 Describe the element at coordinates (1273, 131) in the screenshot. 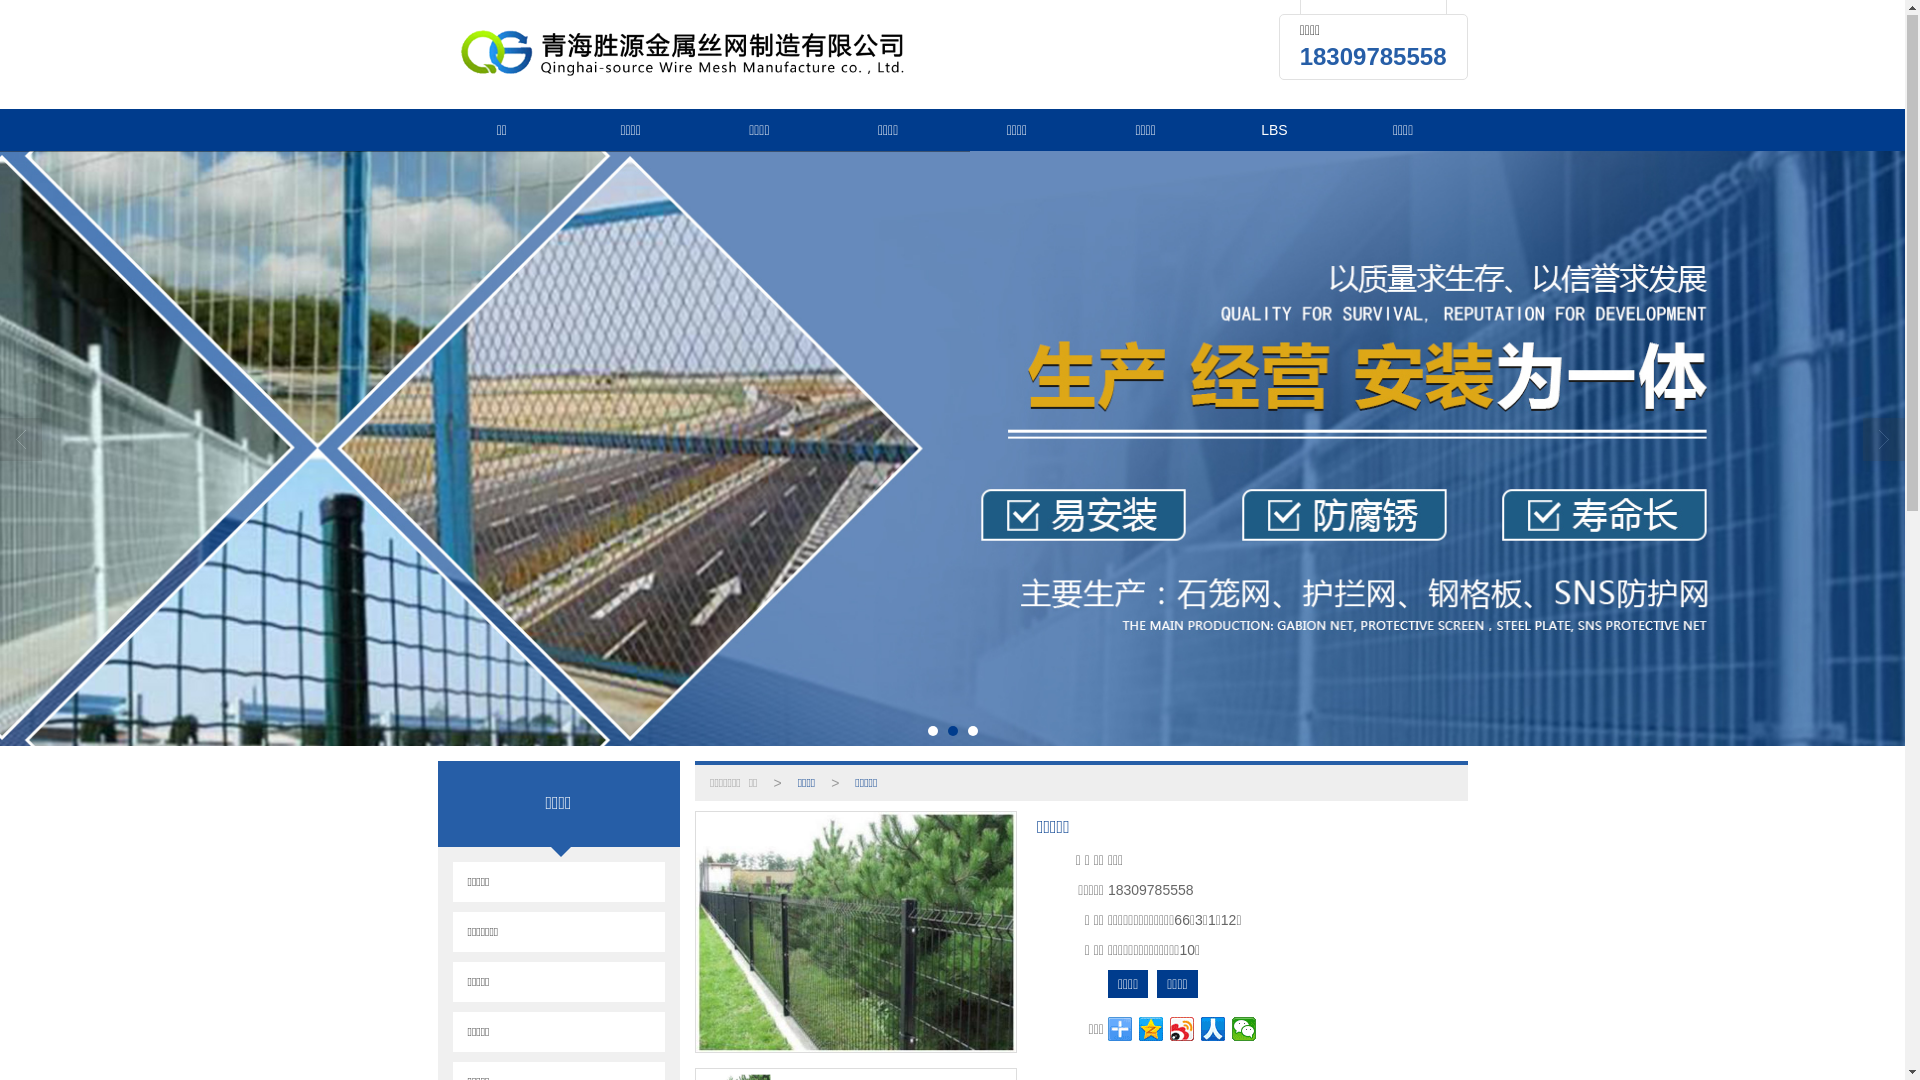

I see `'LBS'` at that location.